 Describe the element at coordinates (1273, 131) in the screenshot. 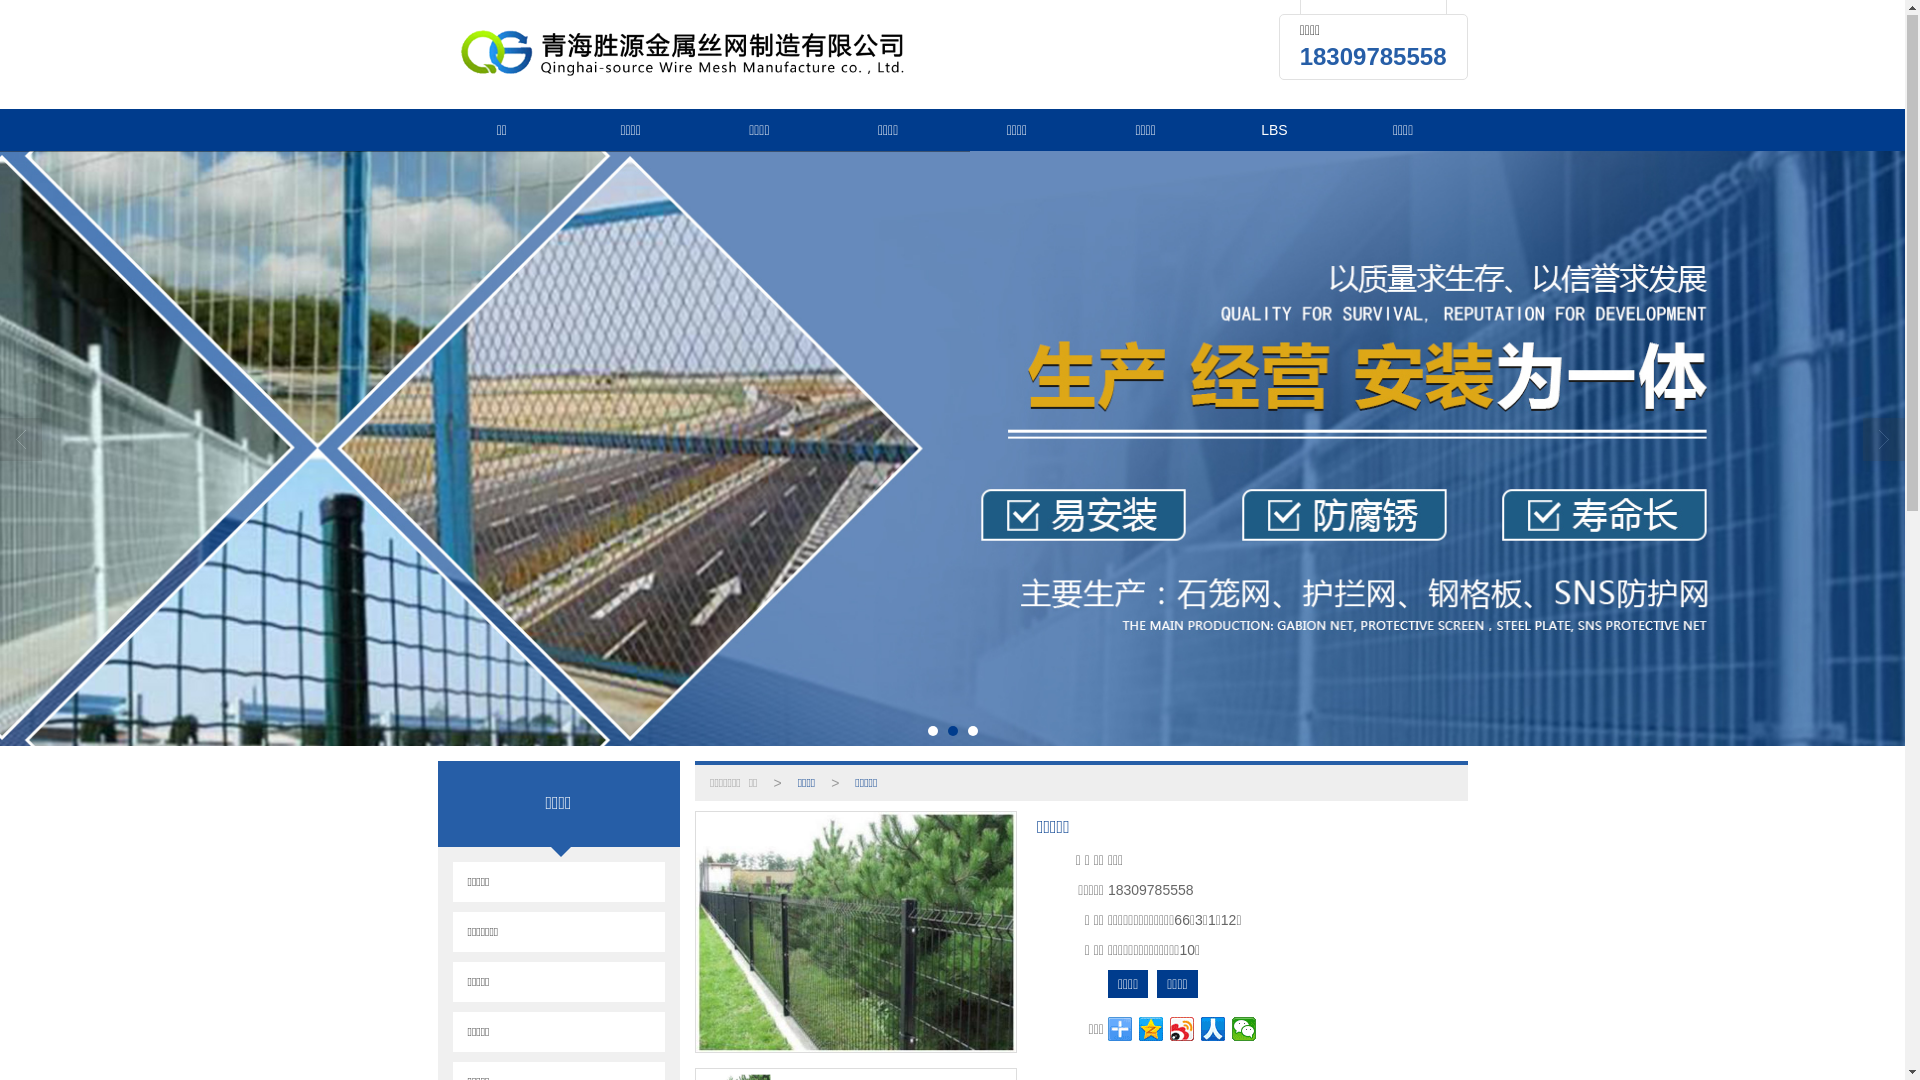

I see `'LBS'` at that location.